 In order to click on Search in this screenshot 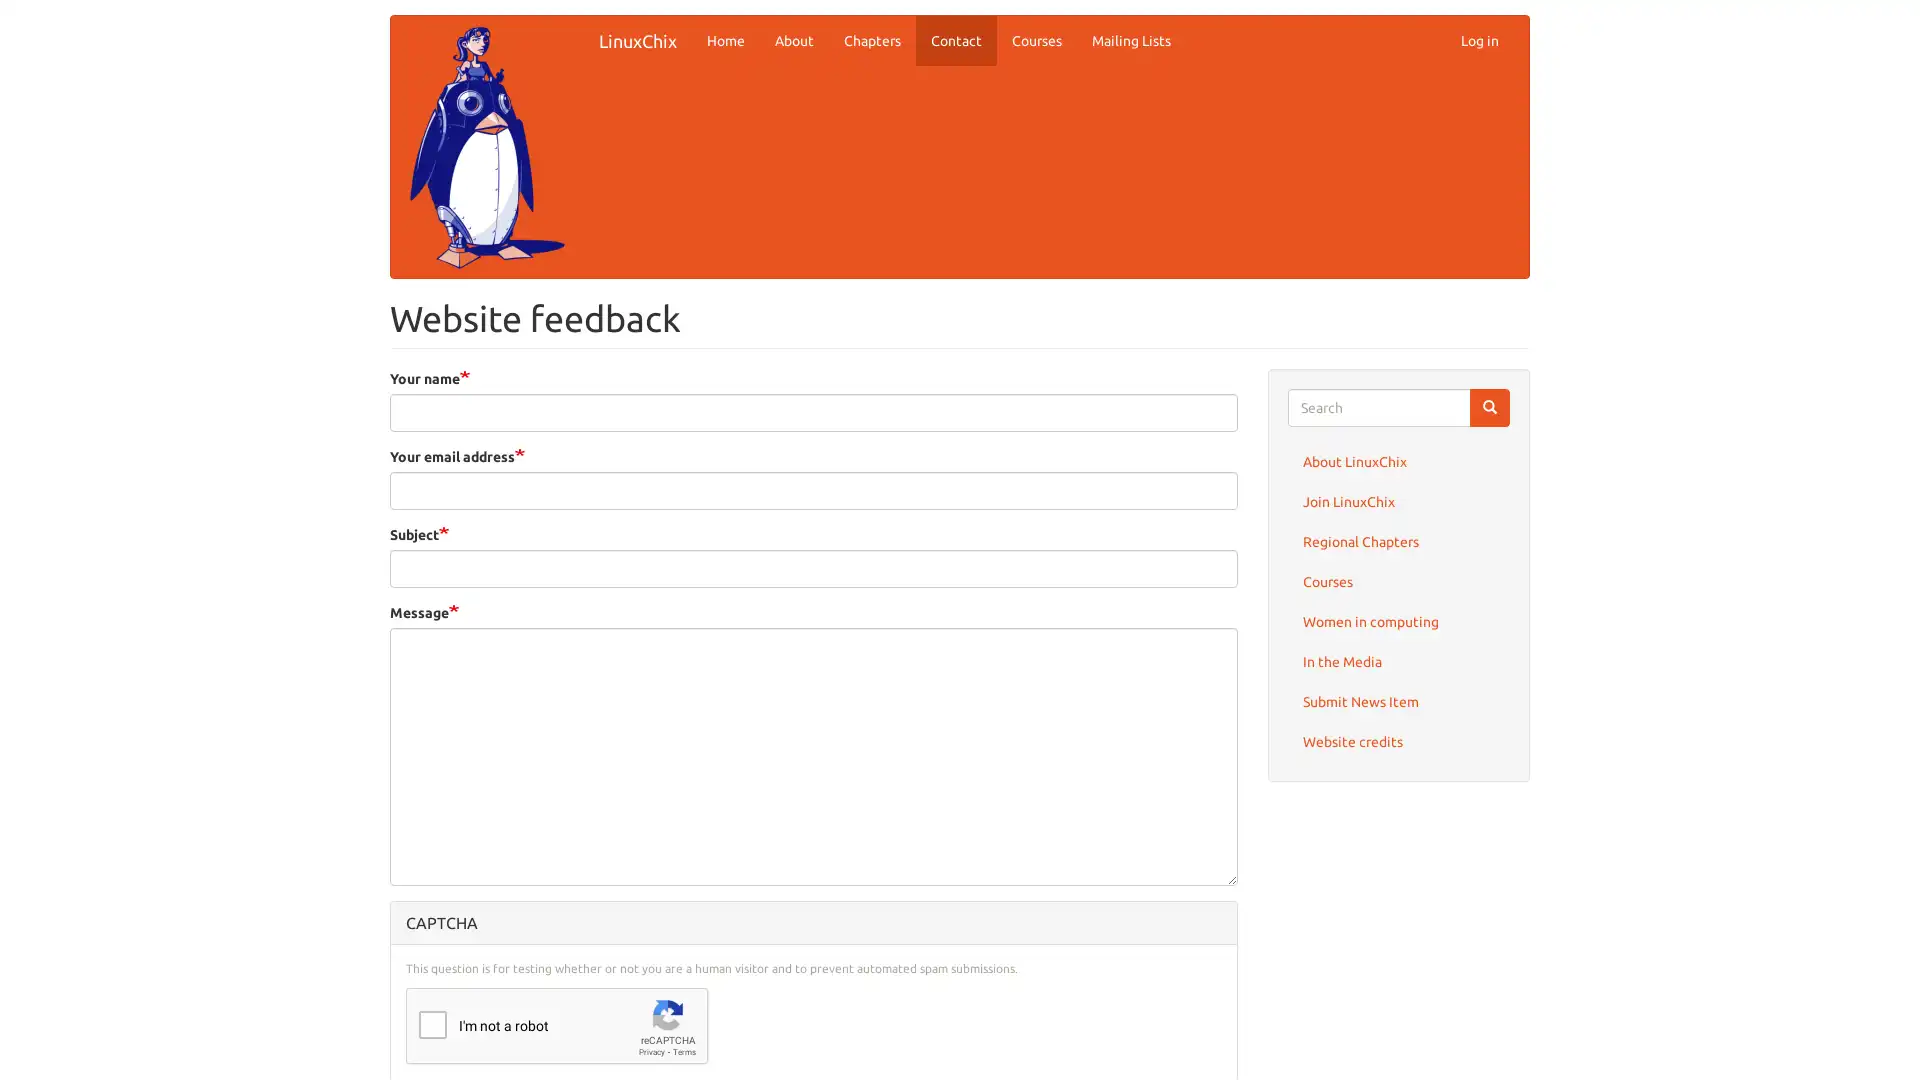, I will do `click(1489, 406)`.